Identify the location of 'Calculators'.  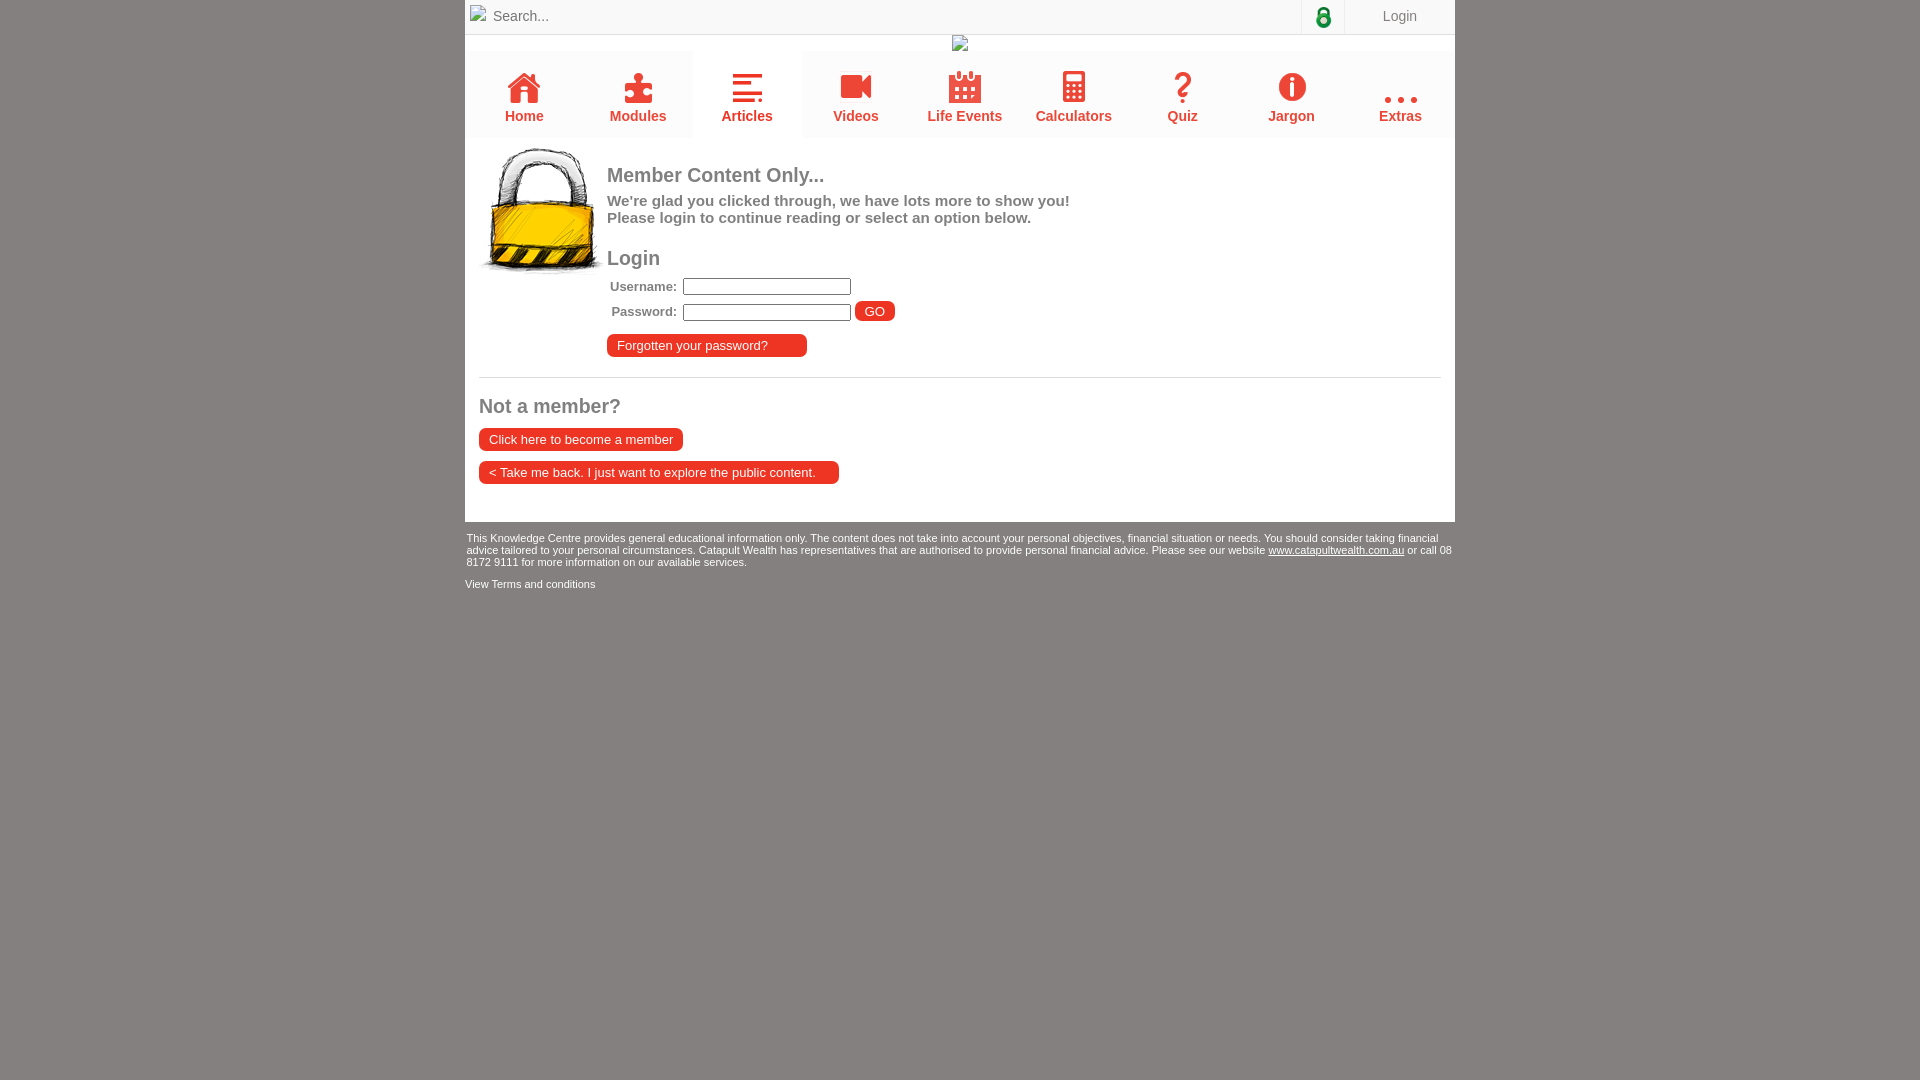
(1072, 97).